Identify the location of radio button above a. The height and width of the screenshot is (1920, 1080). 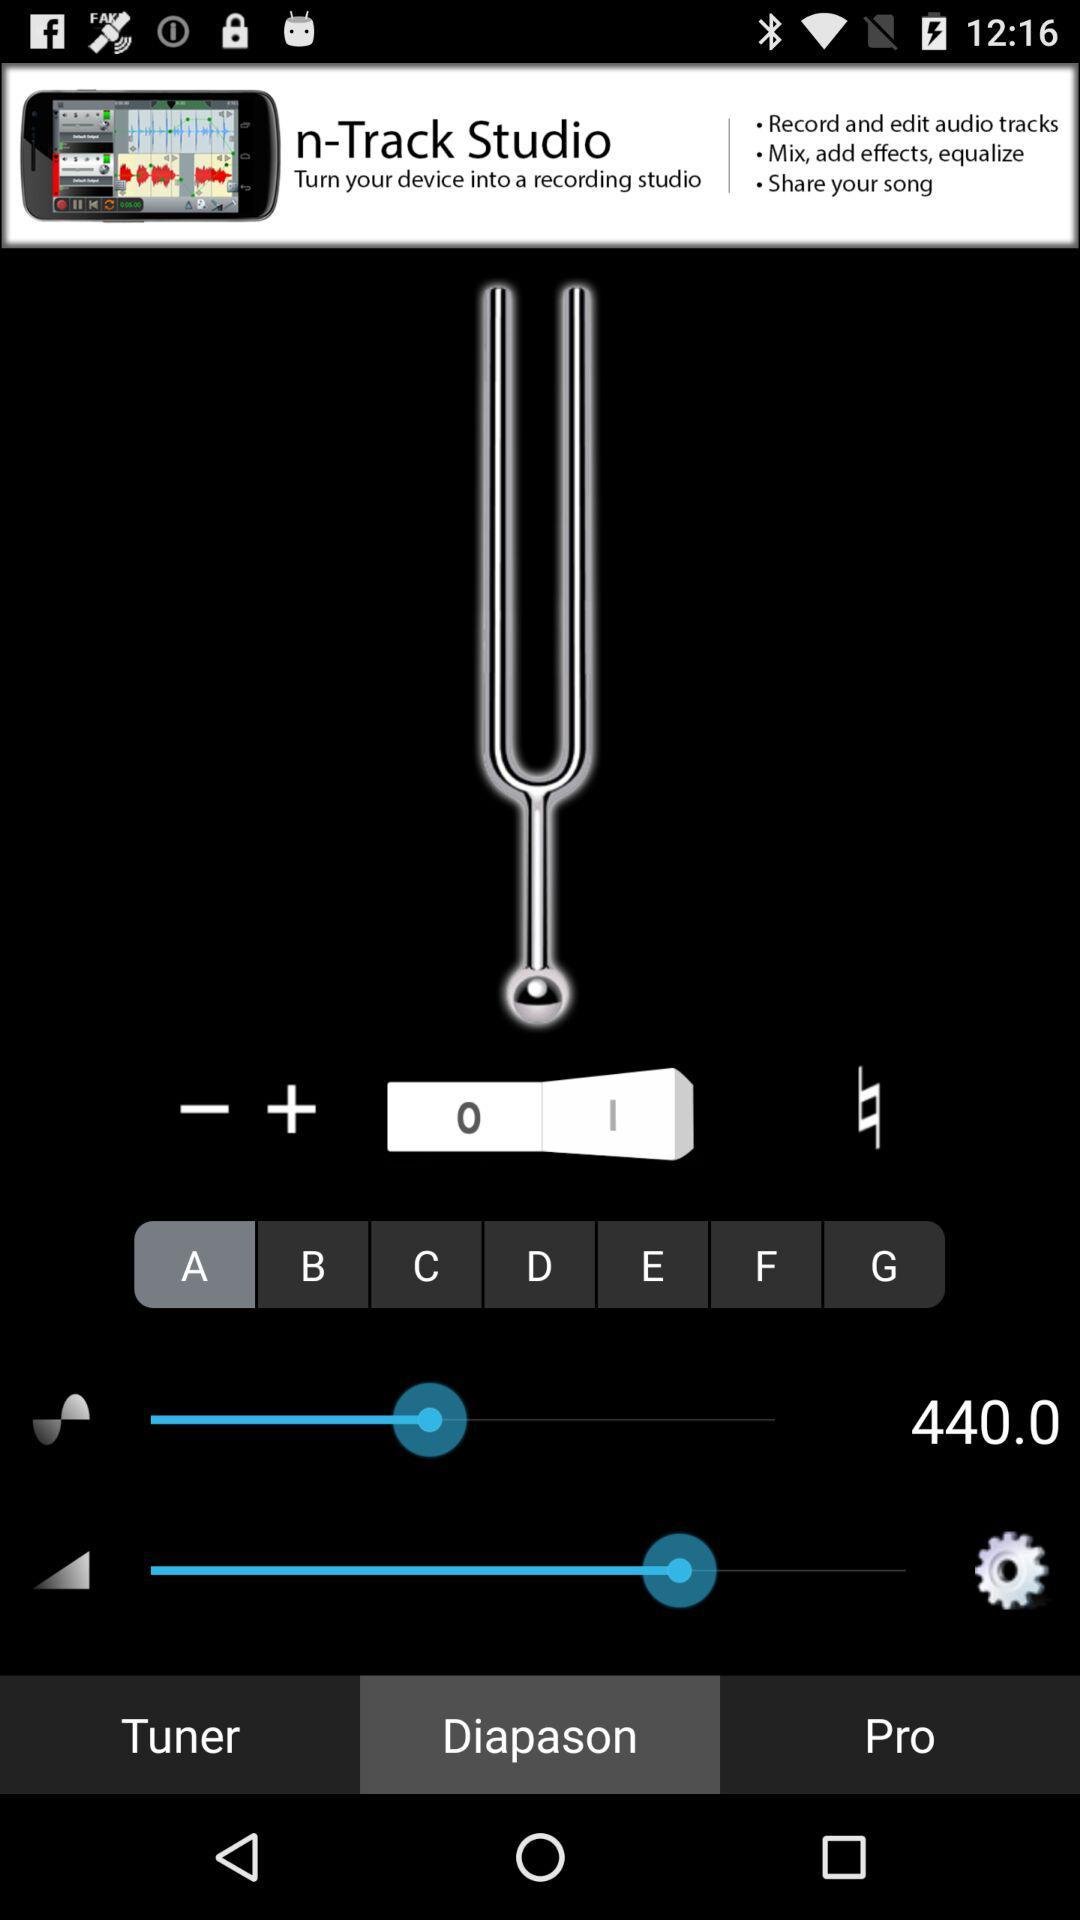
(205, 1107).